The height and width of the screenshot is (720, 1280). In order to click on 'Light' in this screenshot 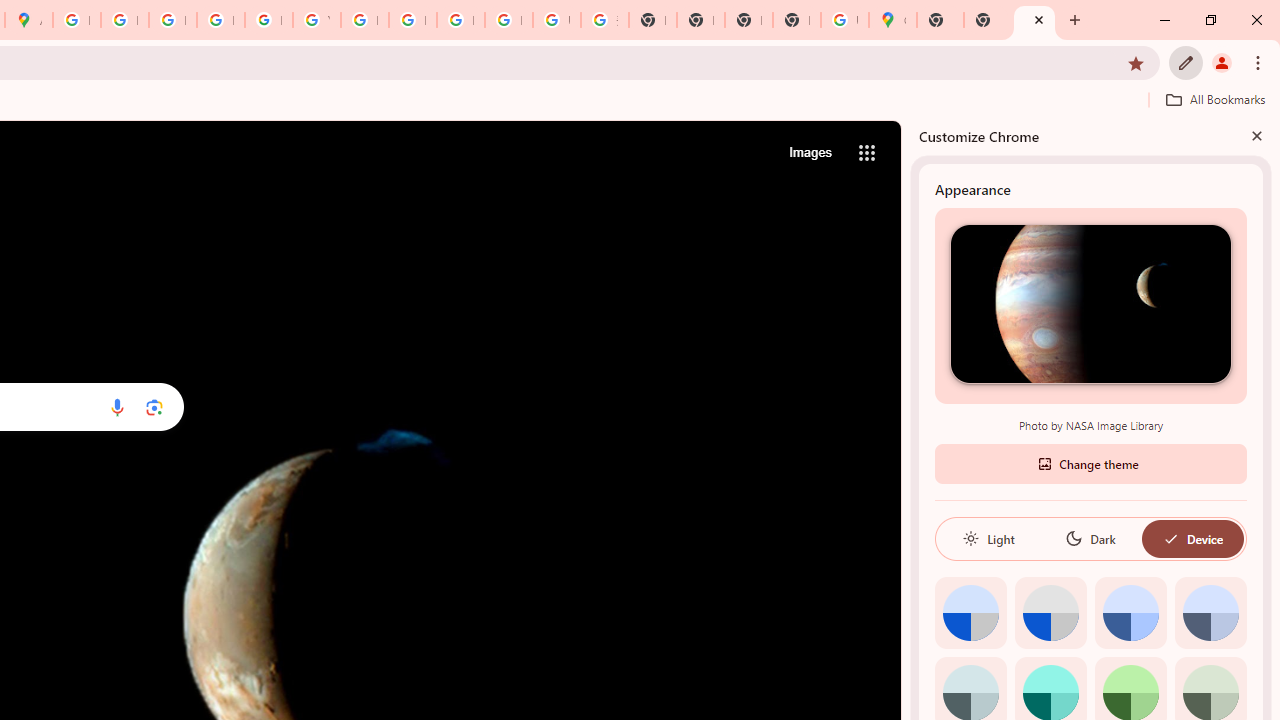, I will do `click(988, 537)`.